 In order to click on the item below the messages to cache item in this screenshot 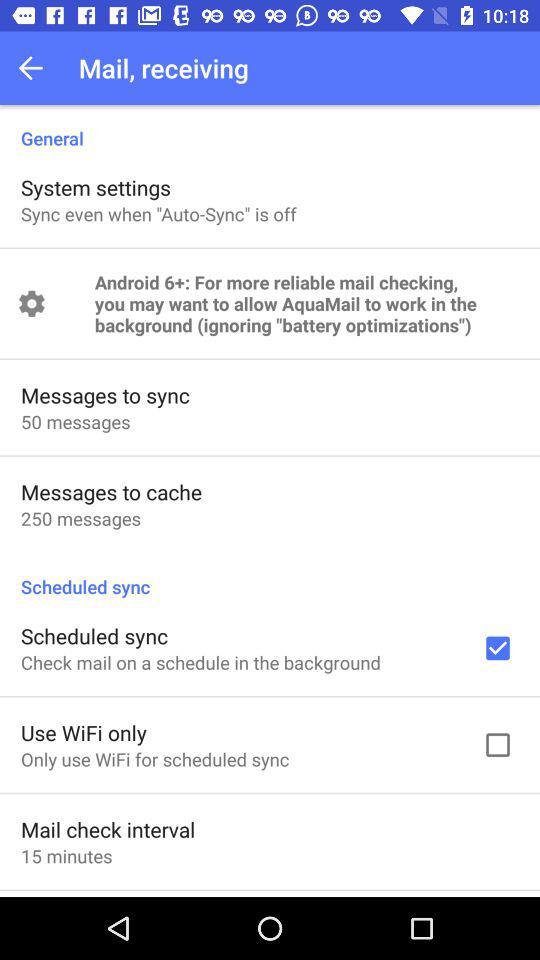, I will do `click(80, 517)`.